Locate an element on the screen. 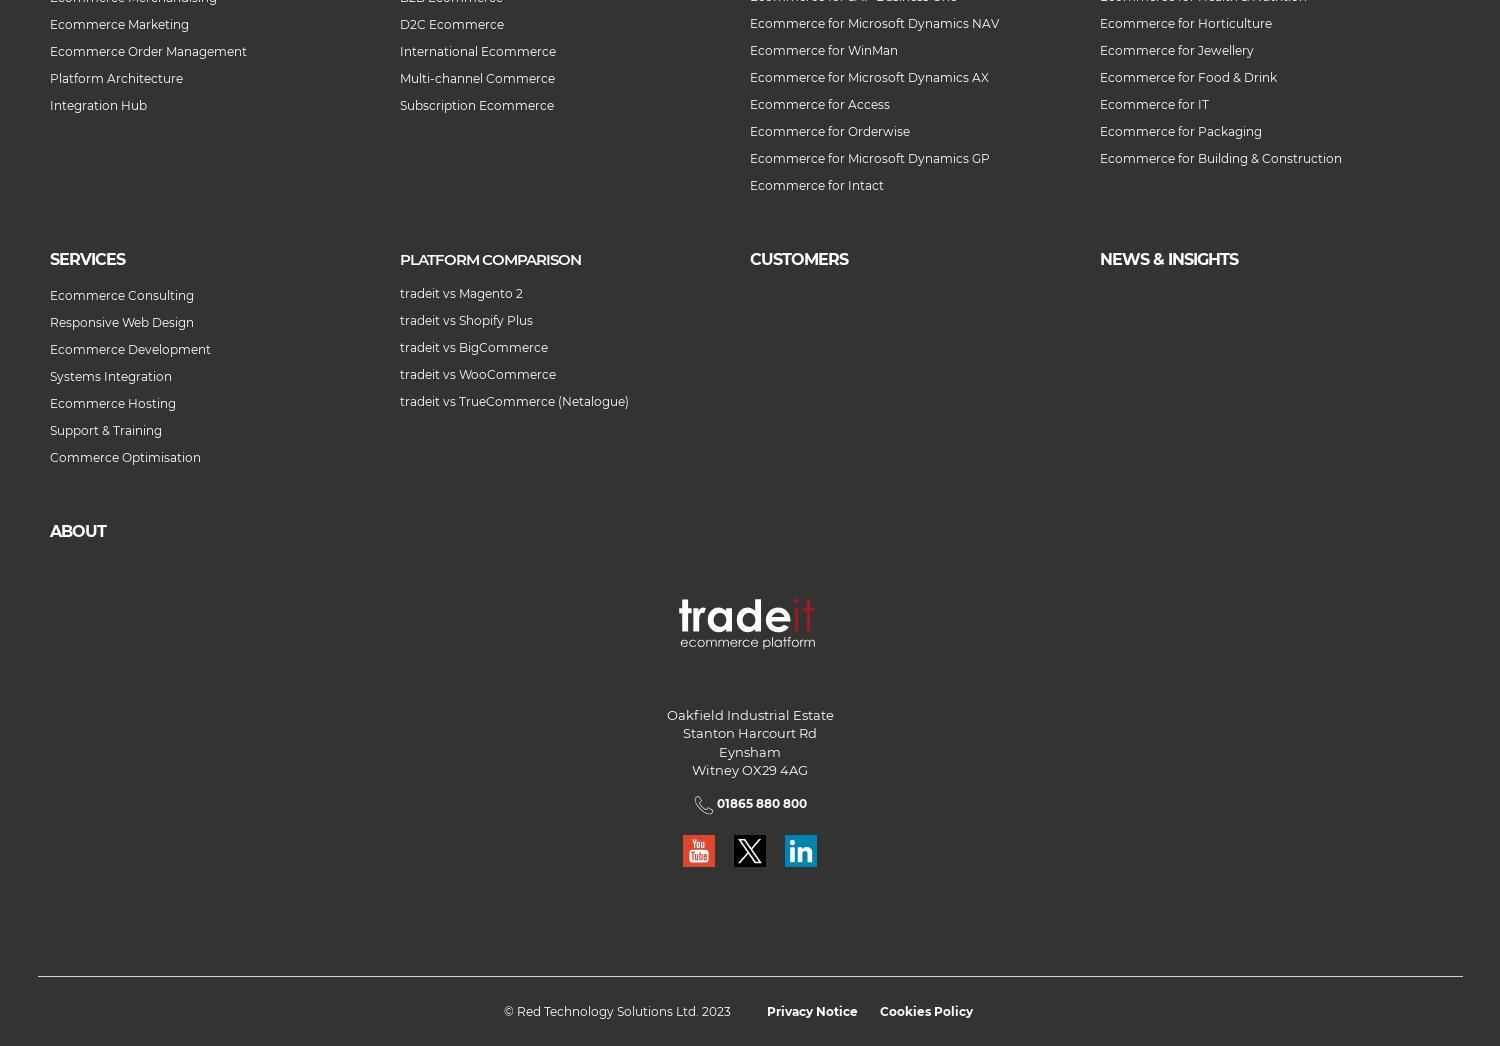  'Ecommerce for WinMan' is located at coordinates (822, 48).